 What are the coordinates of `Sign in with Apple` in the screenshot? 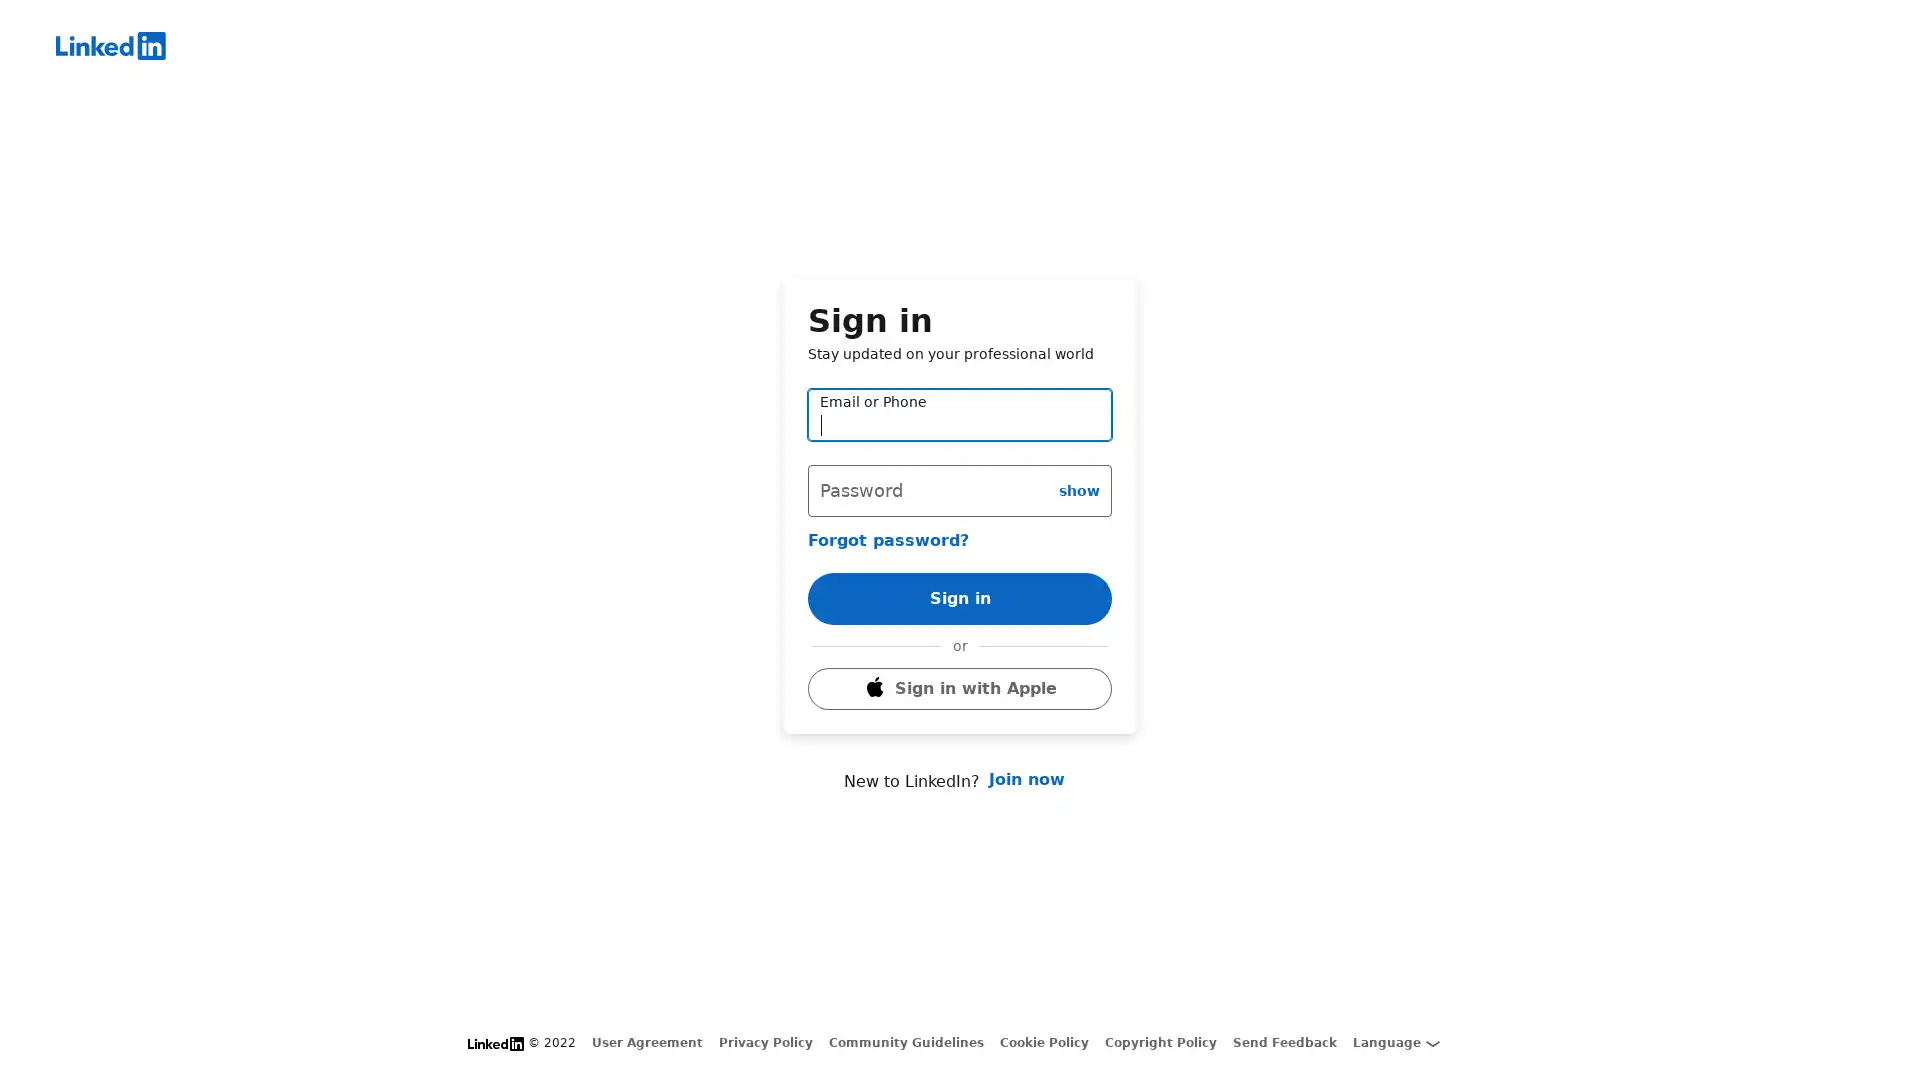 It's located at (960, 715).